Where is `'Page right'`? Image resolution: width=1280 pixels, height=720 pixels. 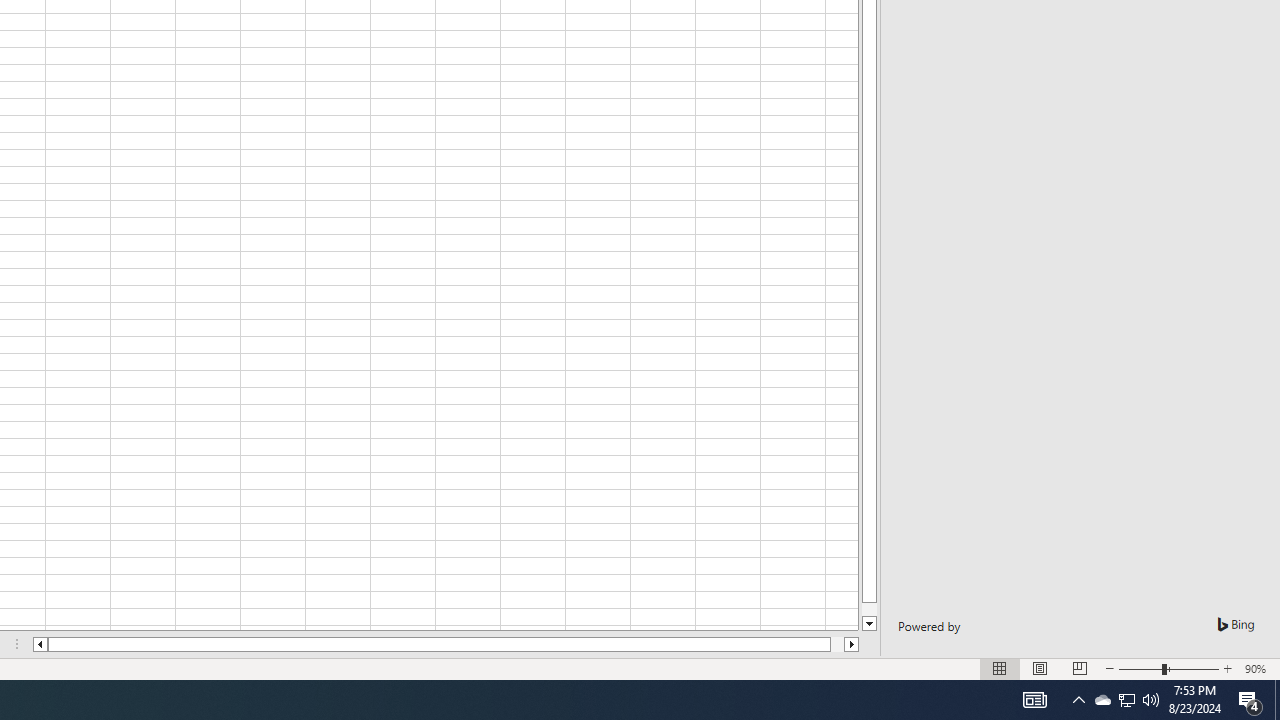
'Page right' is located at coordinates (837, 644).